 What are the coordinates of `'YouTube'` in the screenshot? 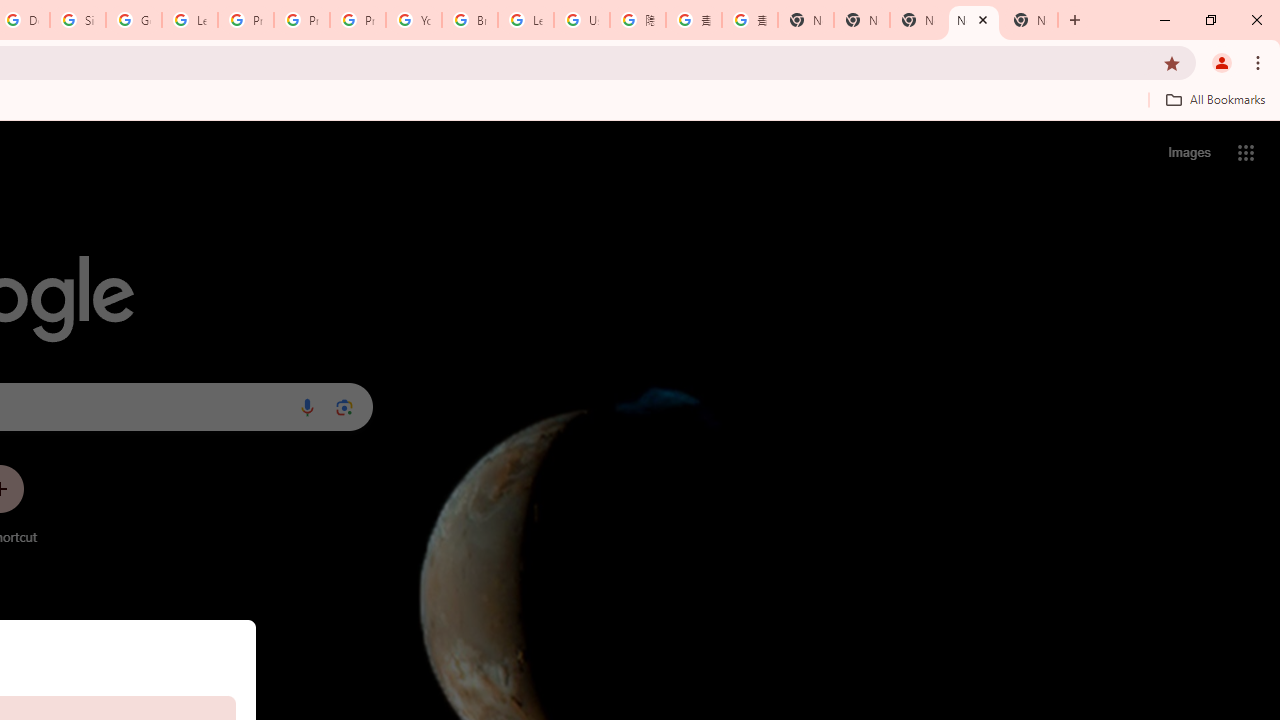 It's located at (413, 20).